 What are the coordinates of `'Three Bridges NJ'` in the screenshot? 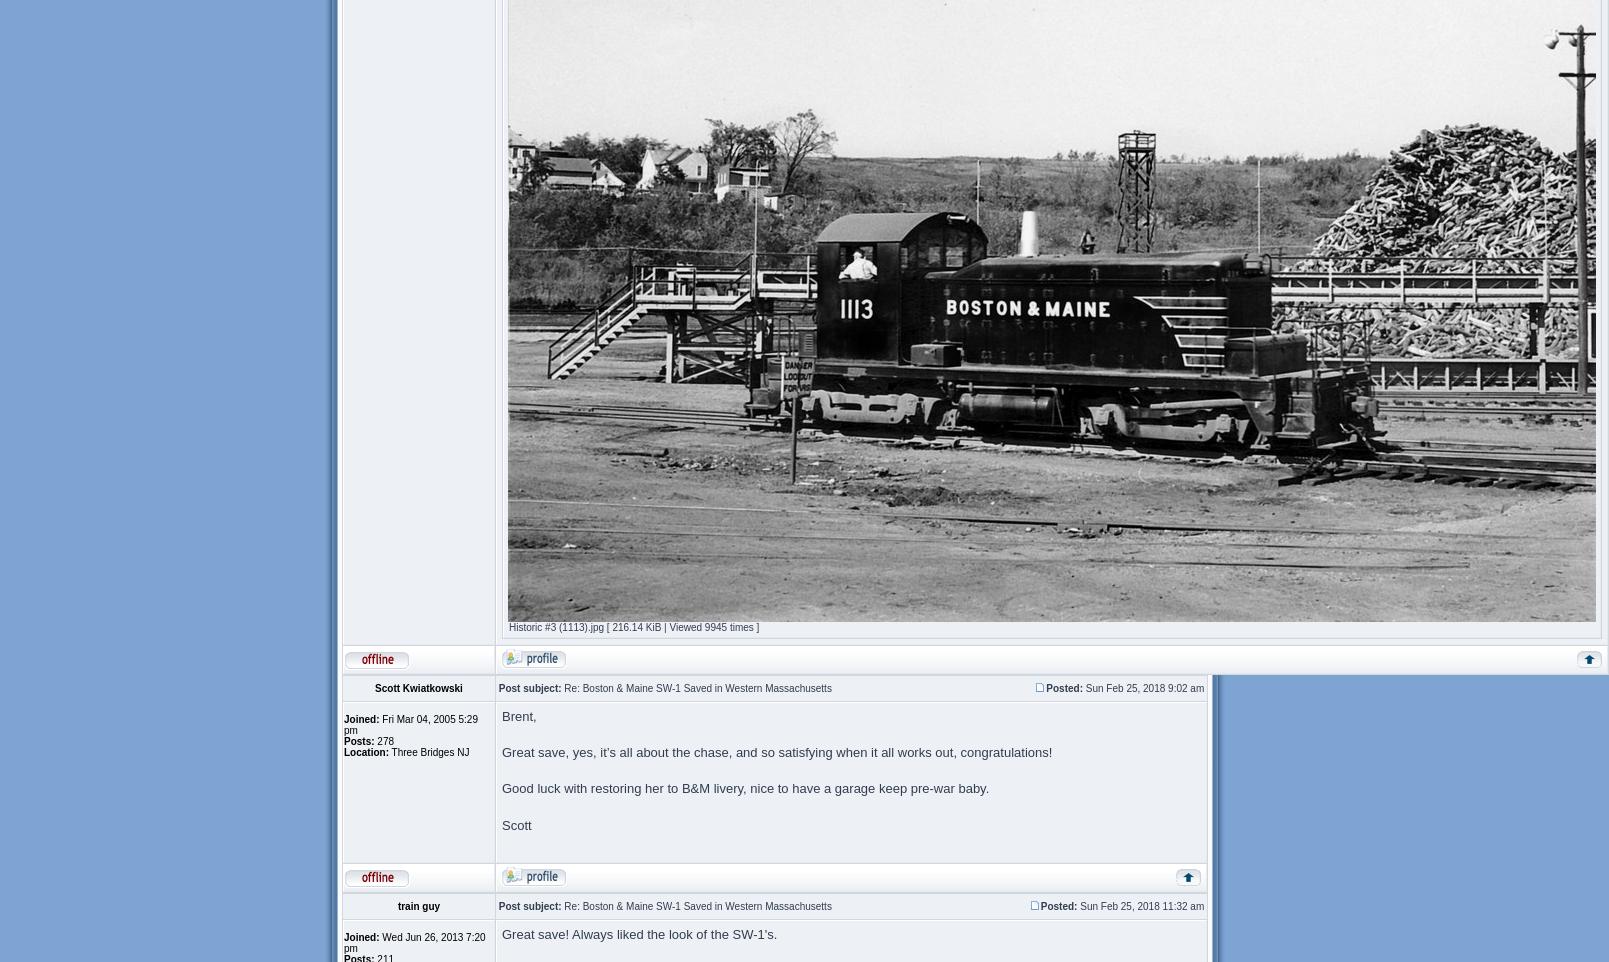 It's located at (427, 751).